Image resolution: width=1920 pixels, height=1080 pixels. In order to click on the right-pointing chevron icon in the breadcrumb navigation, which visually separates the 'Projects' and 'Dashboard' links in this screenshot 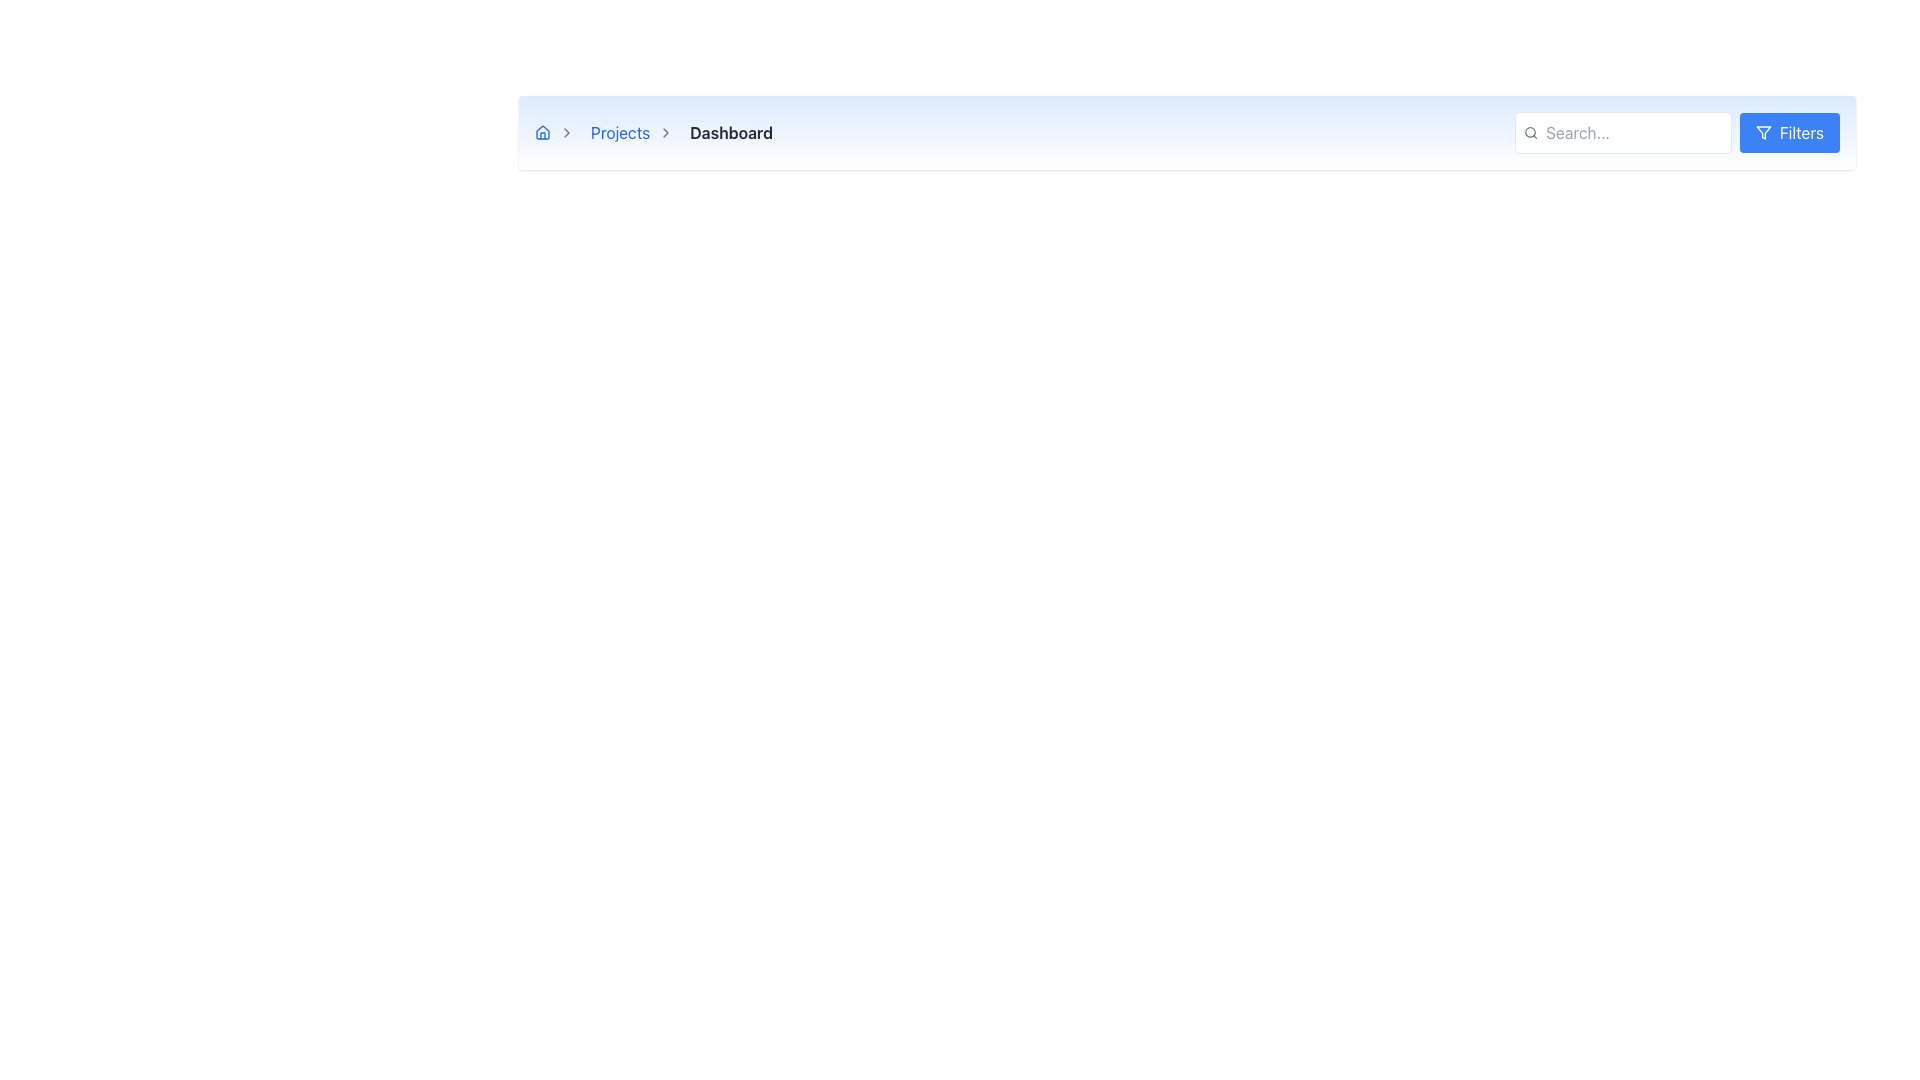, I will do `click(666, 132)`.